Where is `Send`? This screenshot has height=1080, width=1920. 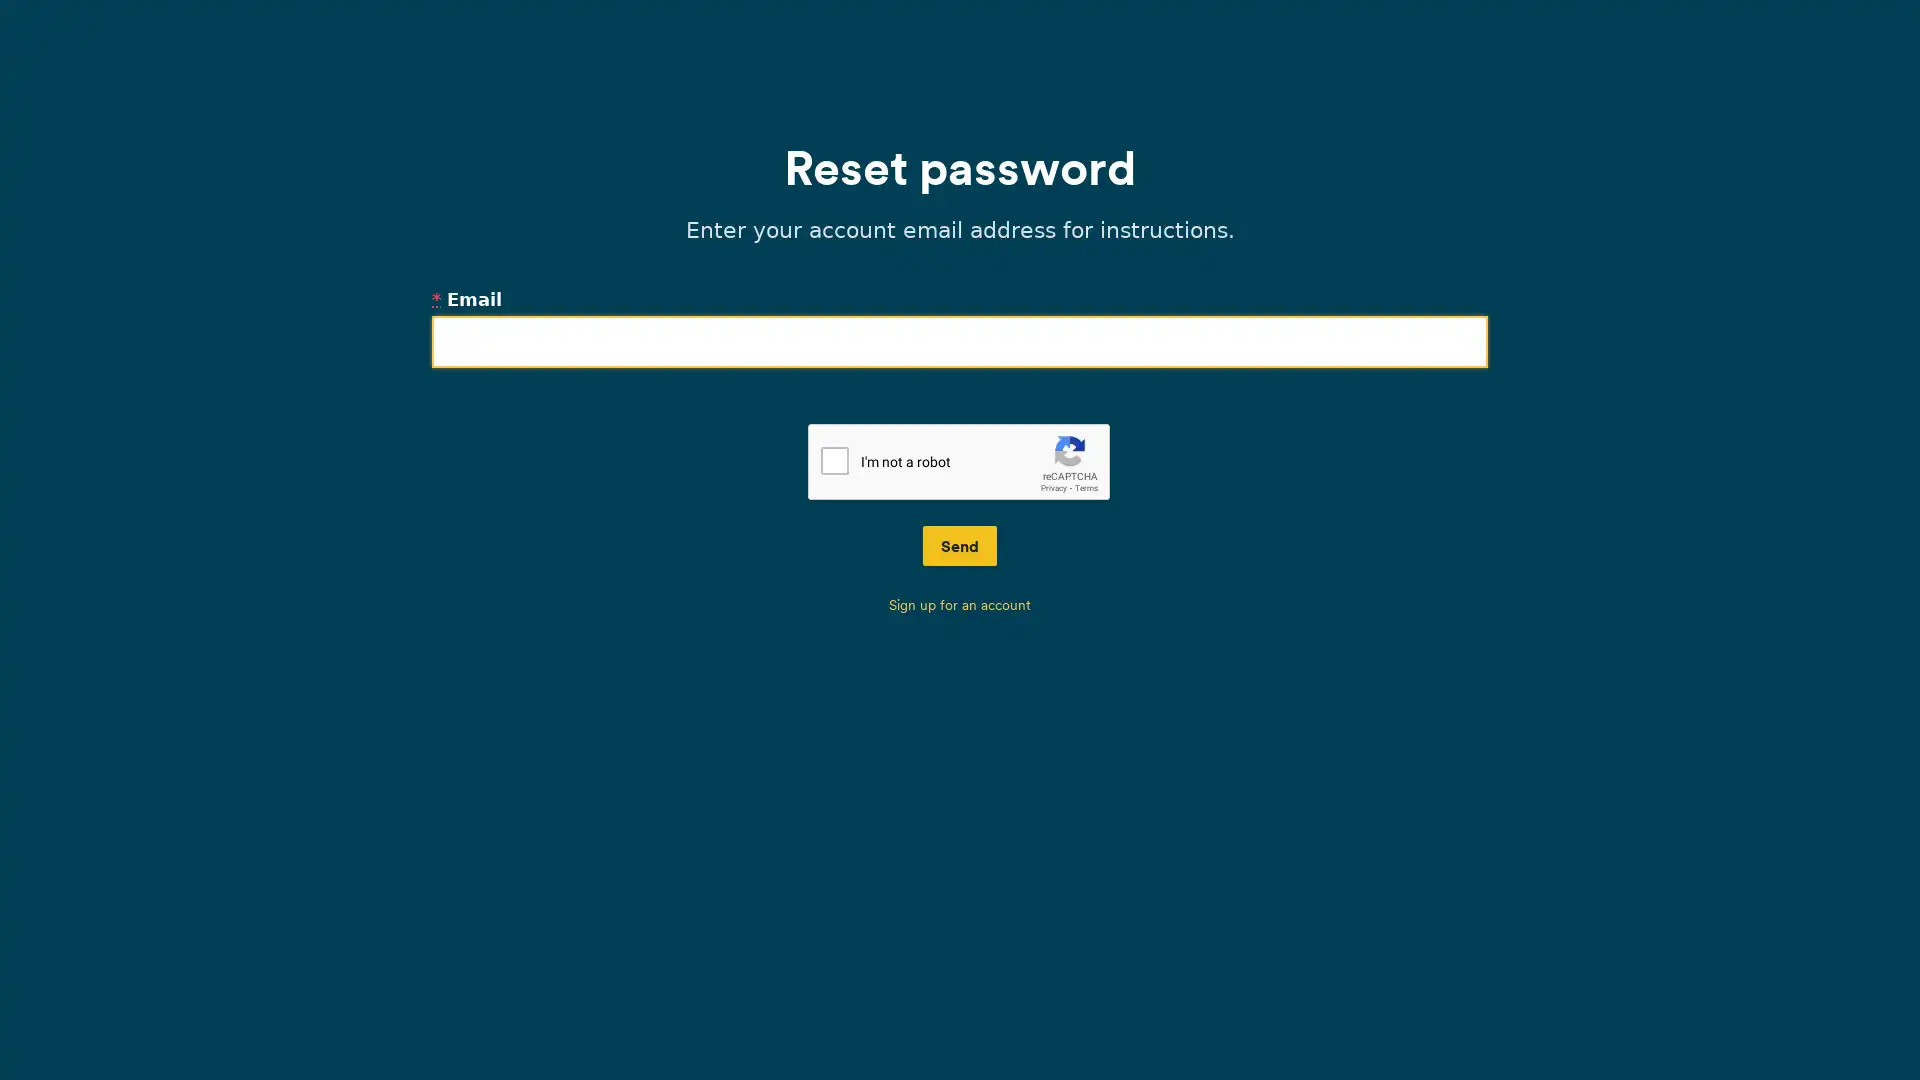 Send is located at coordinates (960, 546).